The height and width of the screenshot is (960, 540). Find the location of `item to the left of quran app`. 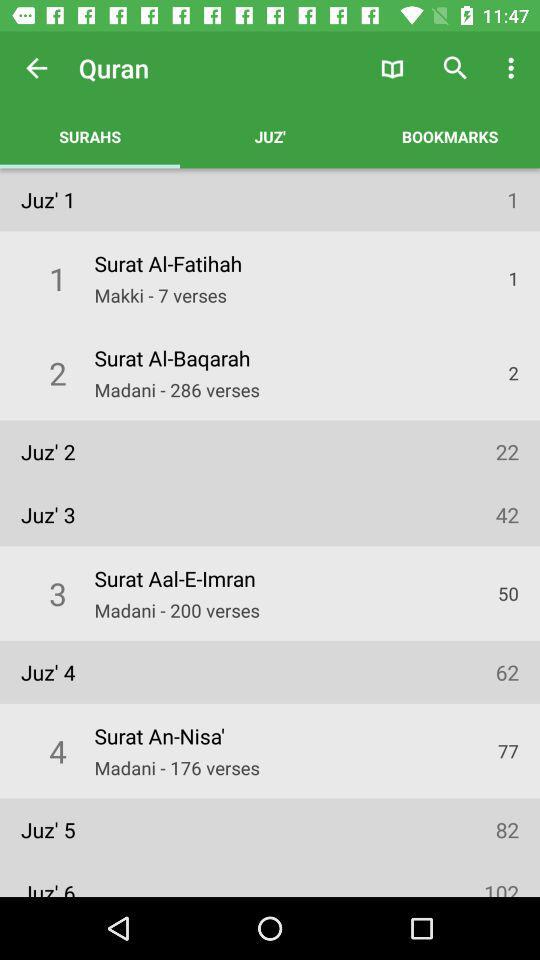

item to the left of quran app is located at coordinates (36, 68).